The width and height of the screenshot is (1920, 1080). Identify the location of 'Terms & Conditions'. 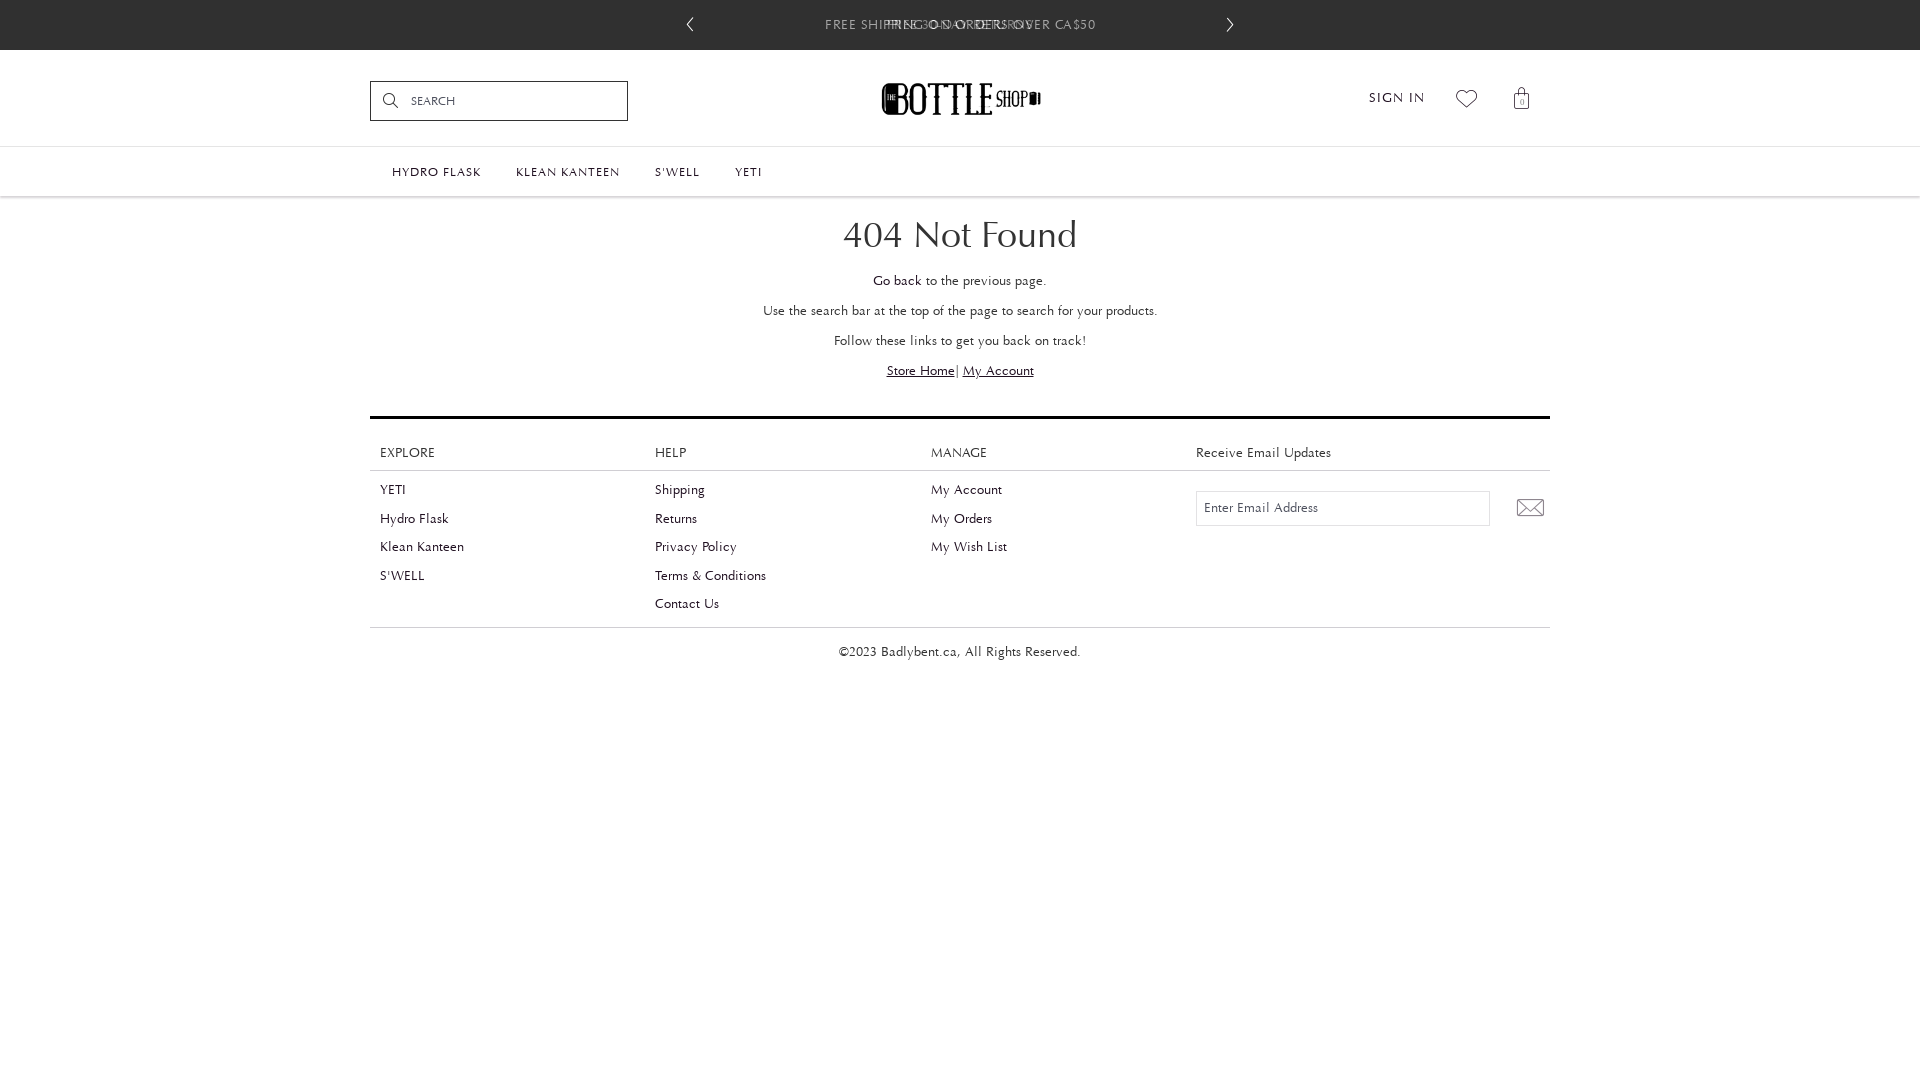
(710, 575).